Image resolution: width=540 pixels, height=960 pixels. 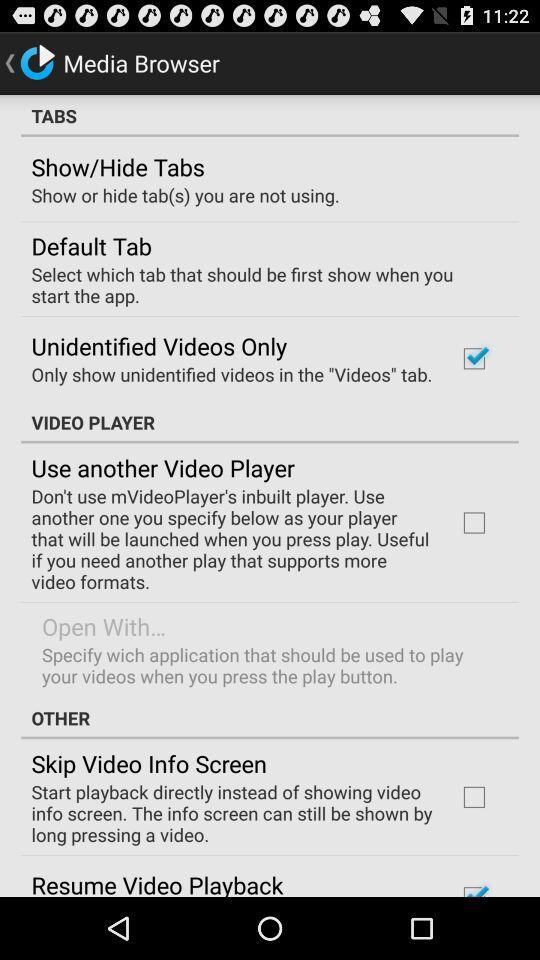 I want to click on the icon above specify wich application app, so click(x=104, y=625).